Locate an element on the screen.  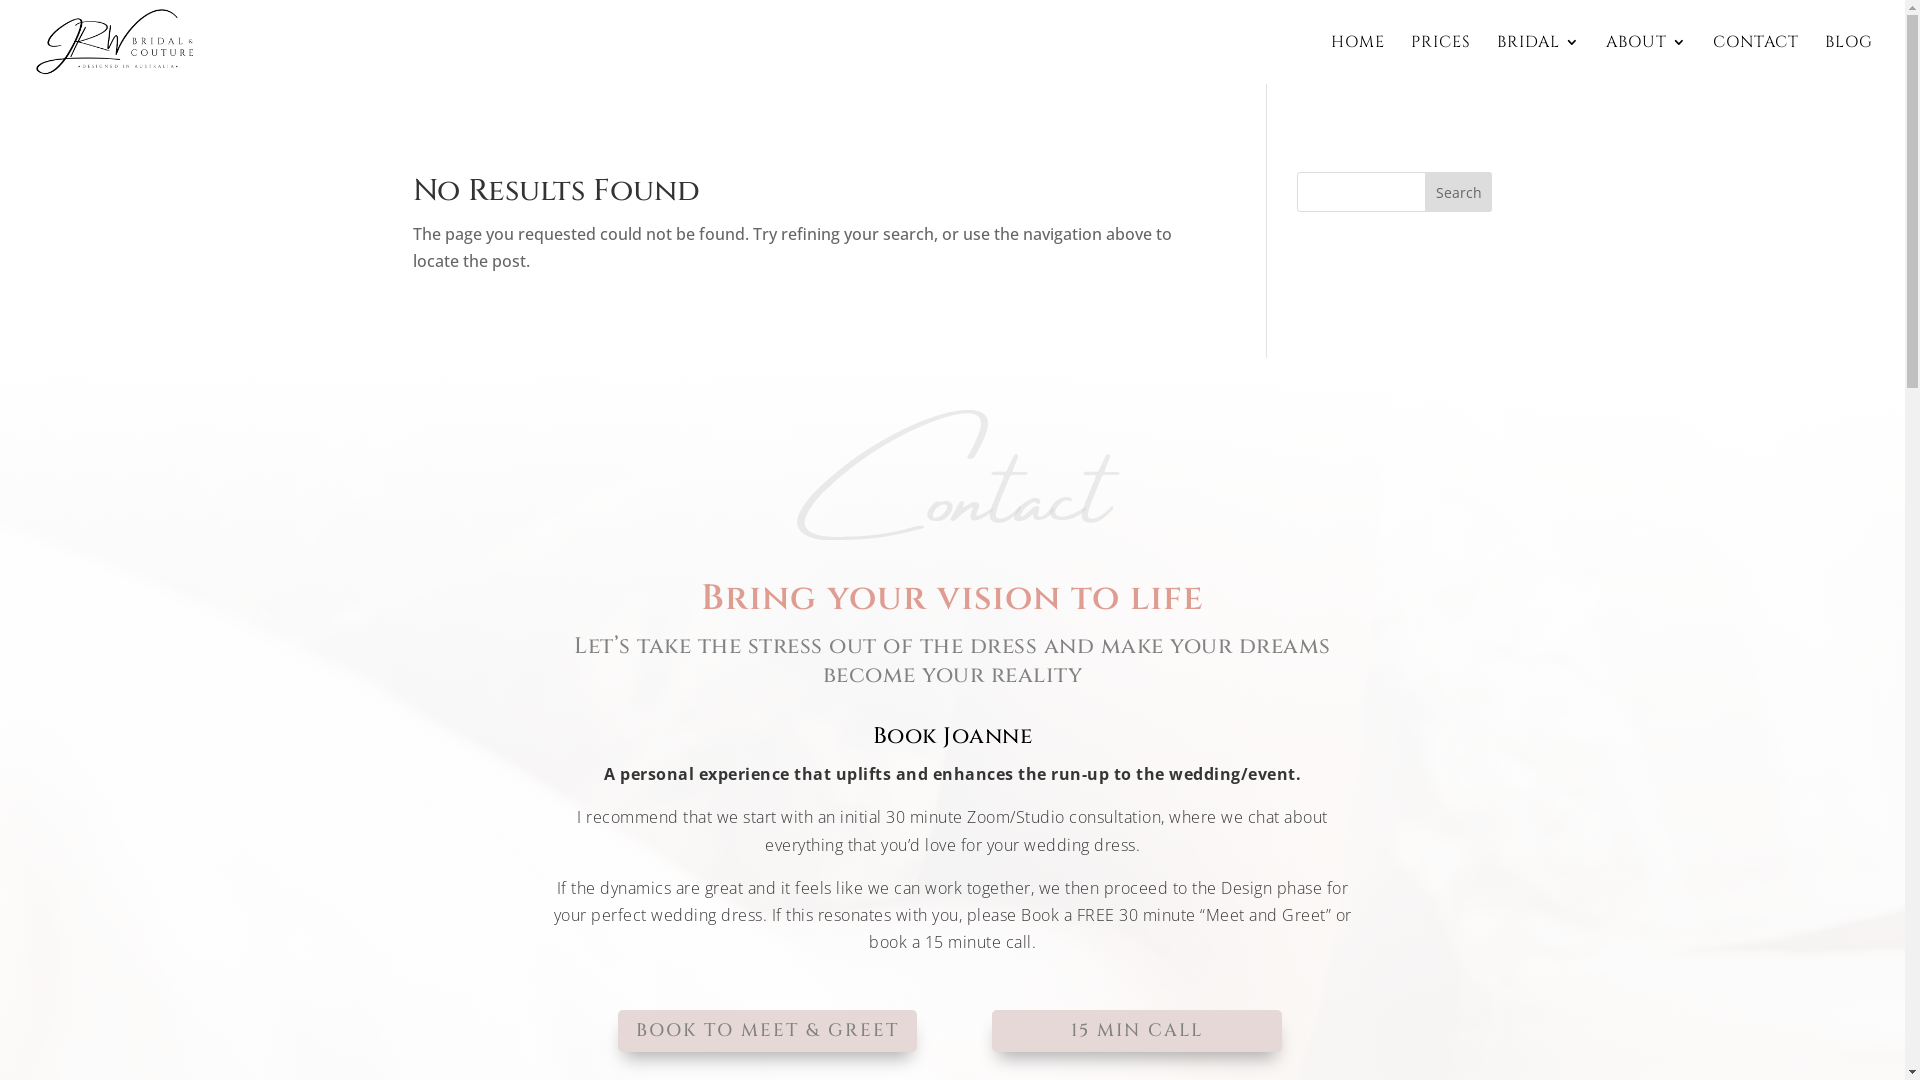
'PRICES' is located at coordinates (1440, 58).